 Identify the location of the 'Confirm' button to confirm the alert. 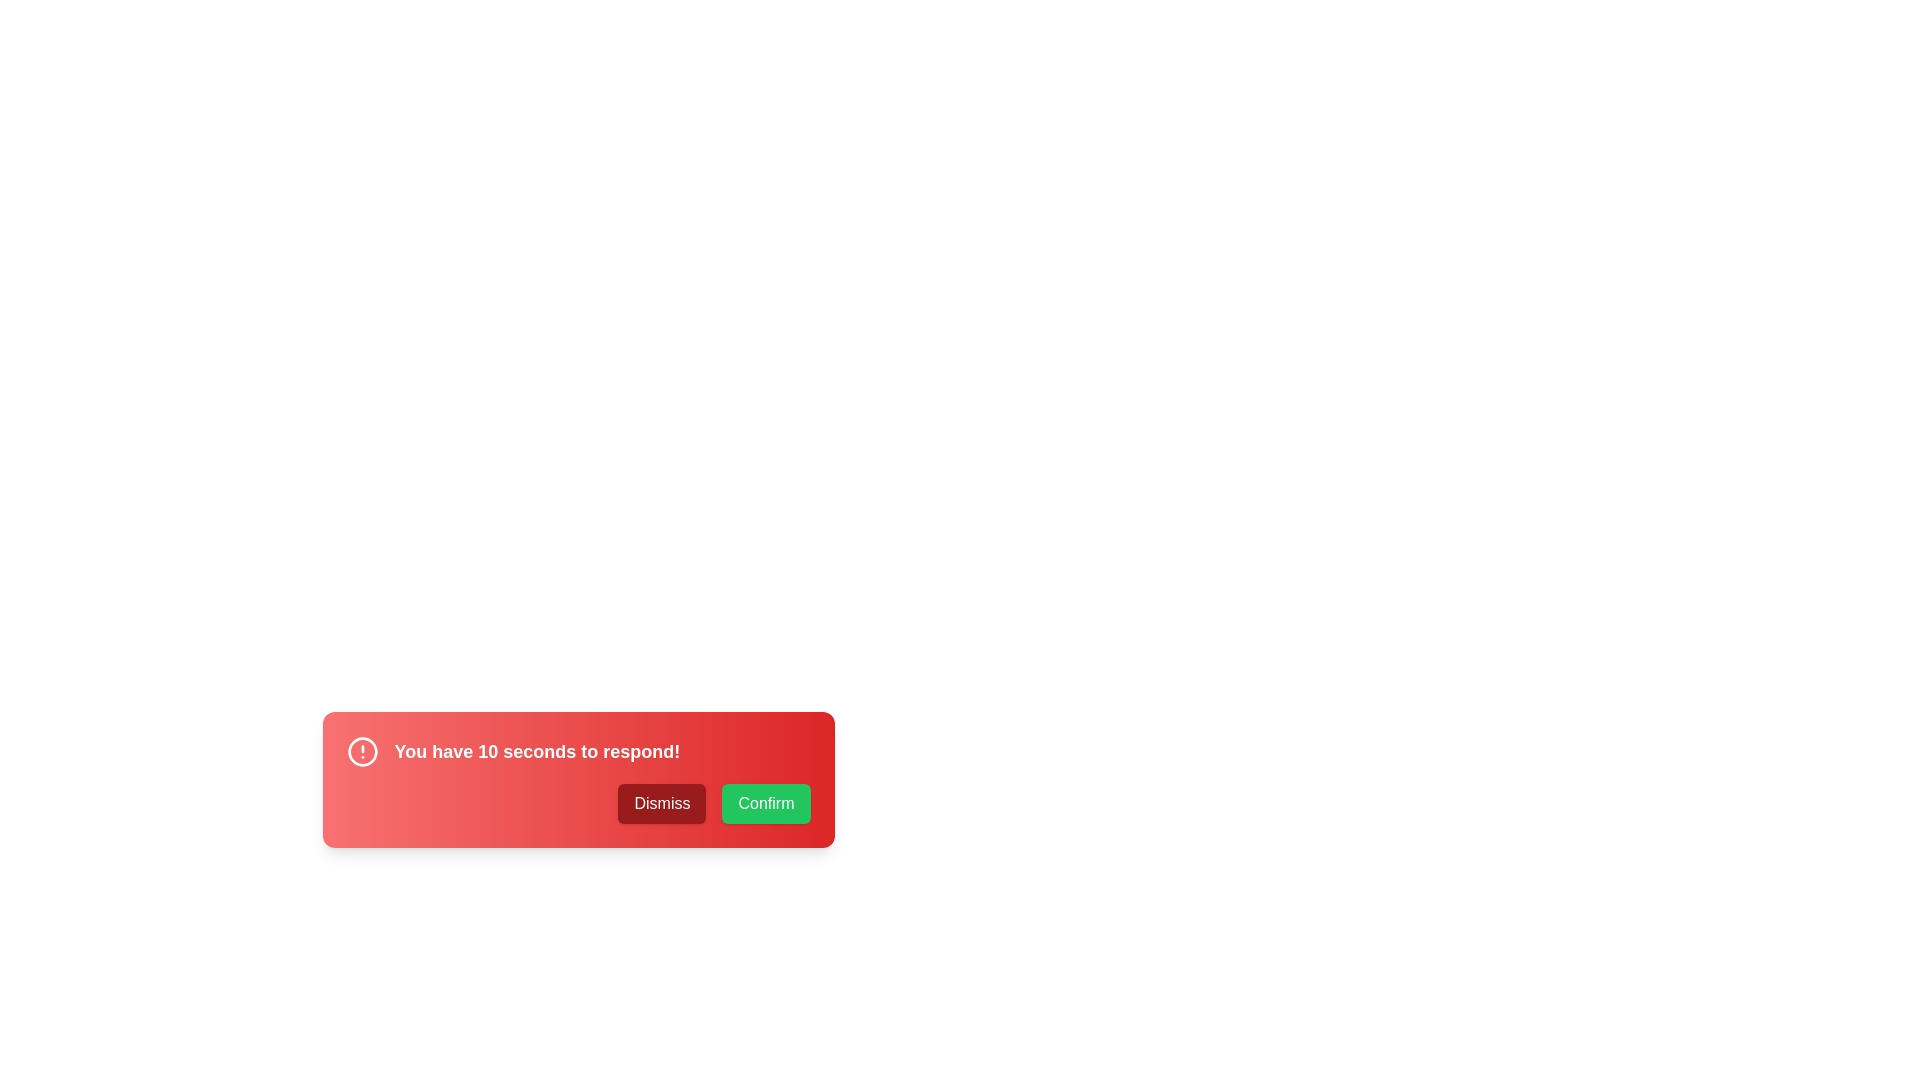
(765, 802).